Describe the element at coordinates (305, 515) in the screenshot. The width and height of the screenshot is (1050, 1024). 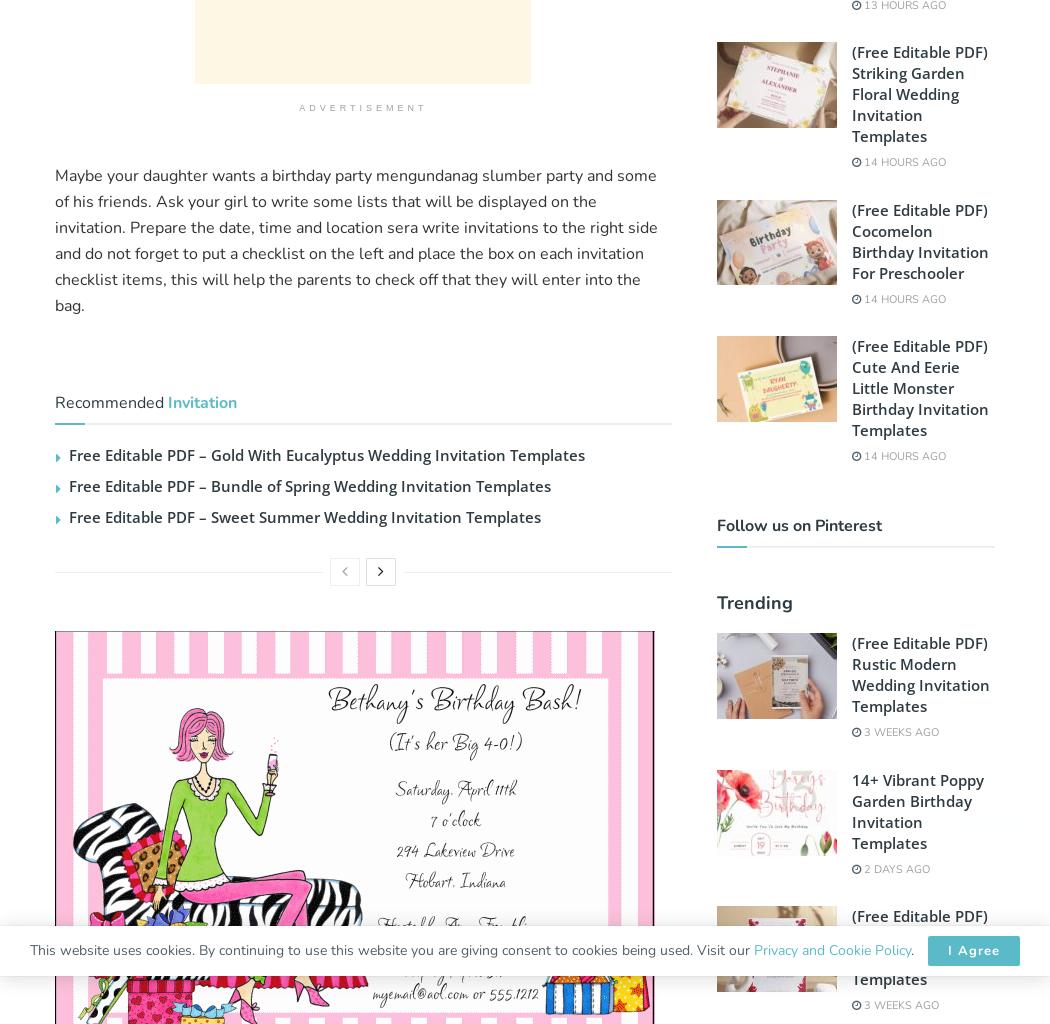
I see `'Free Editable PDF – Sweet Summer Wedding Invitation Templates'` at that location.